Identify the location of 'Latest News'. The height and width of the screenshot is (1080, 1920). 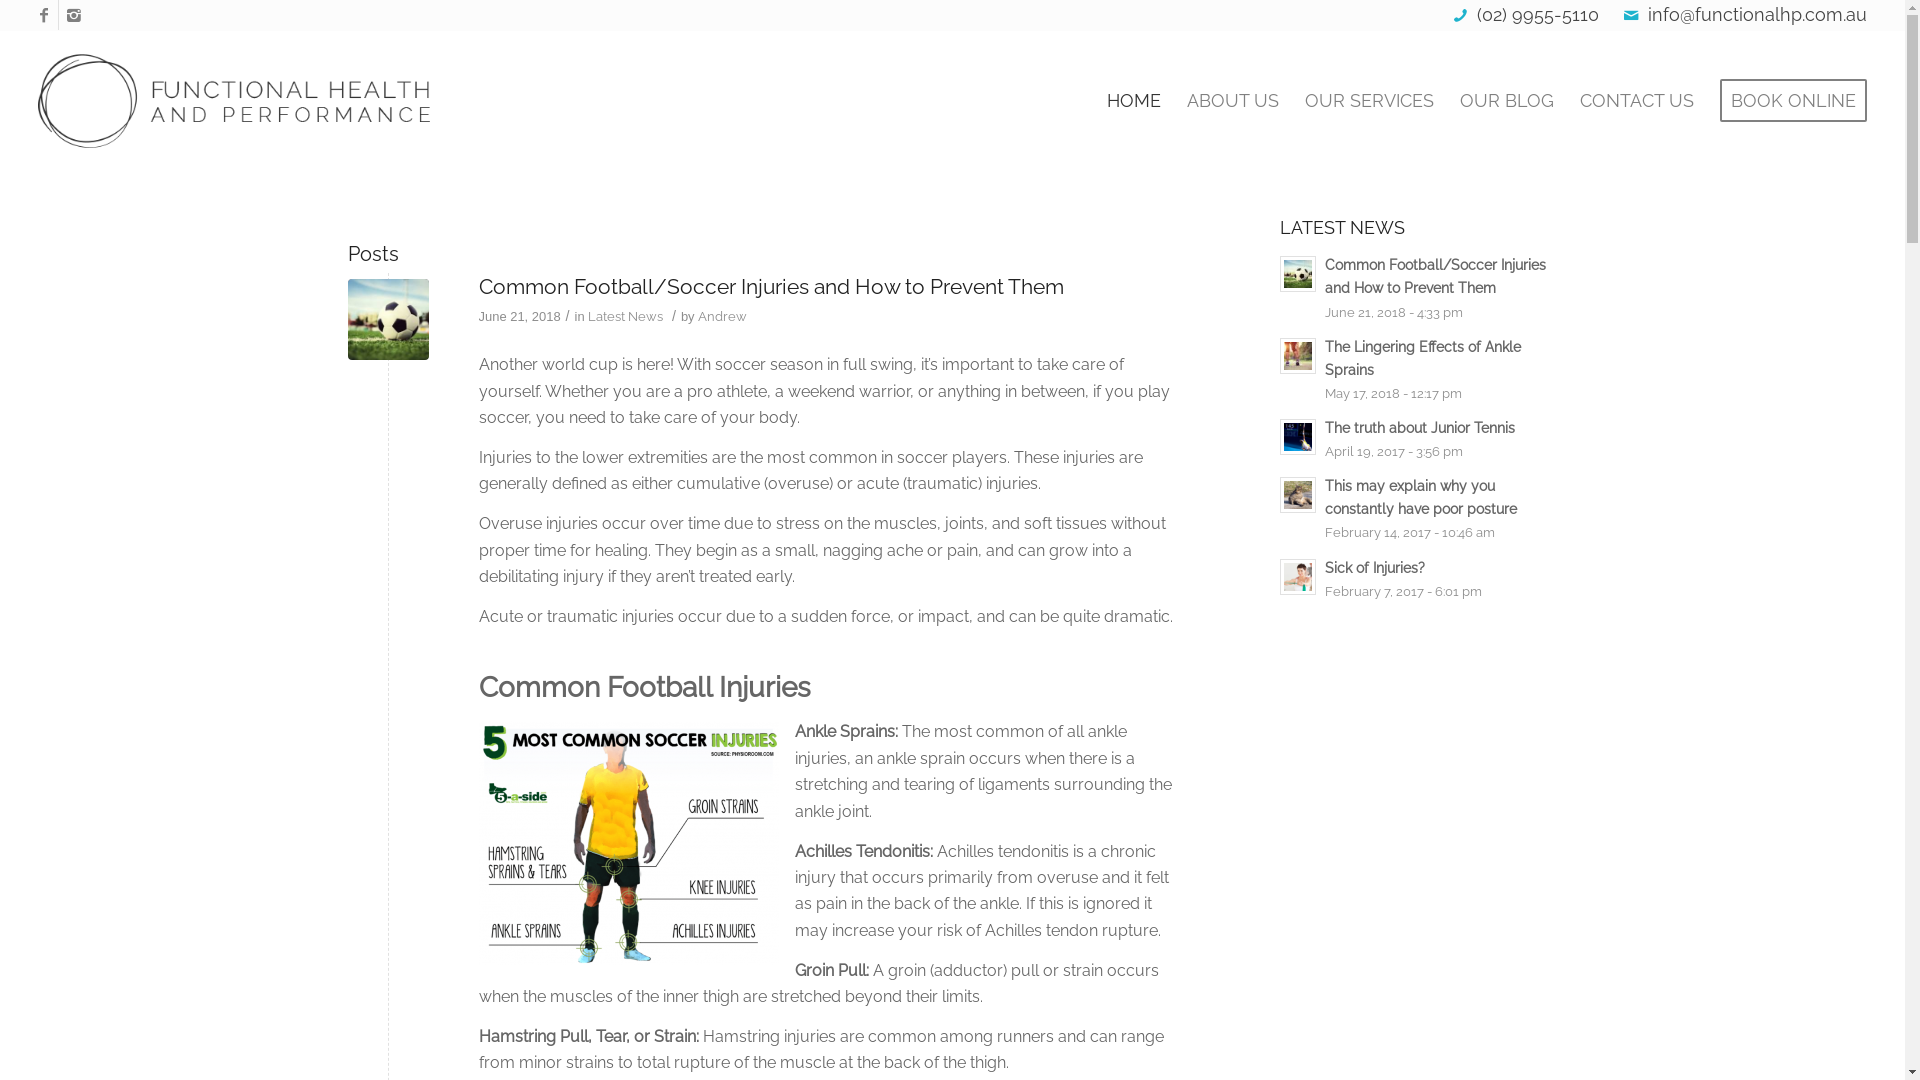
(624, 315).